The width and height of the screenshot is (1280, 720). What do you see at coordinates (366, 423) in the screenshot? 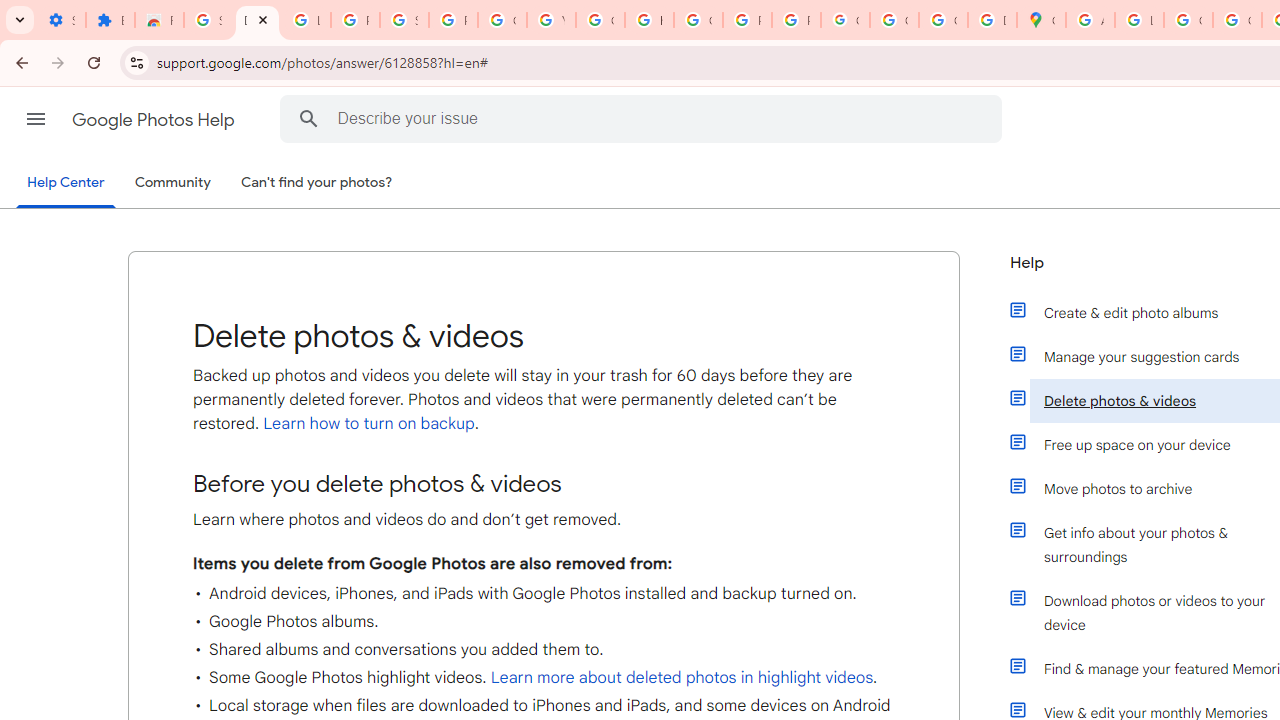
I see `' Learn how to turn on backup'` at bounding box center [366, 423].